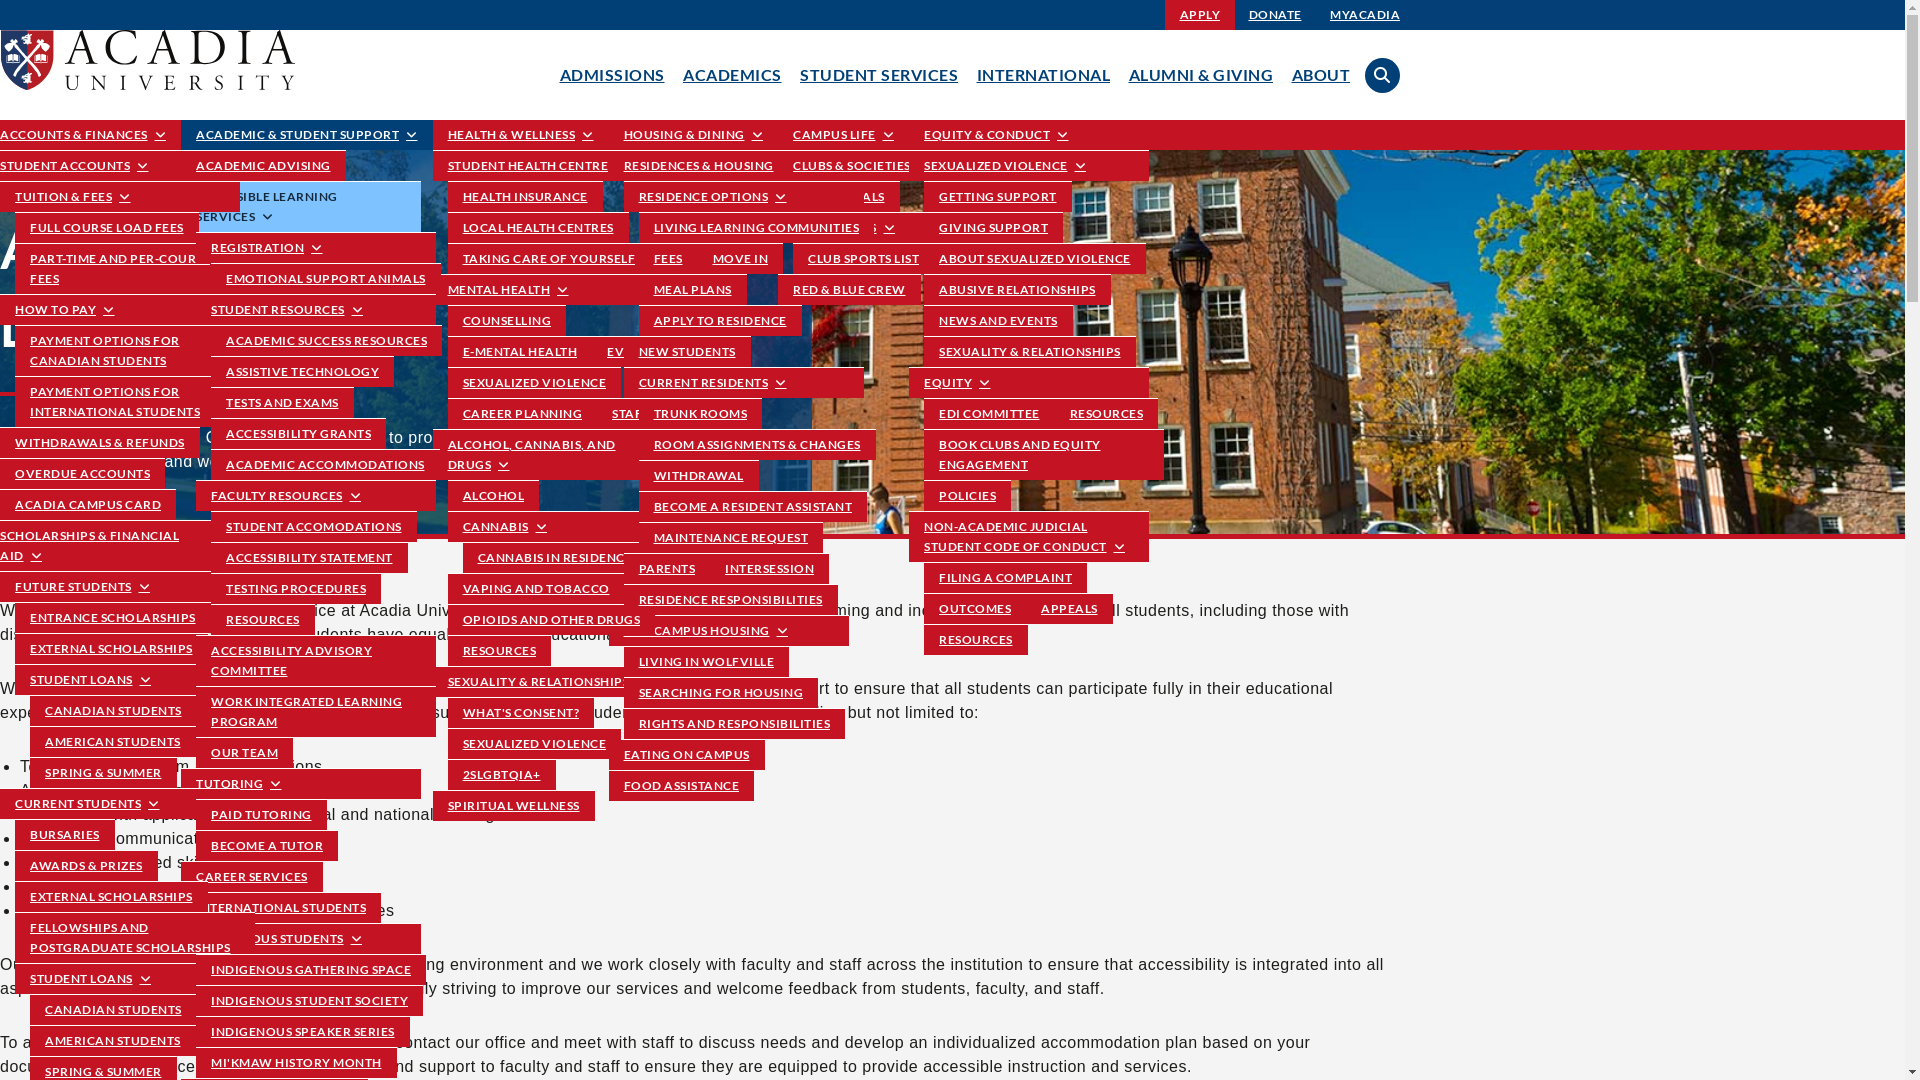 The height and width of the screenshot is (1080, 1920). What do you see at coordinates (923, 607) in the screenshot?
I see `'OUTCOMES'` at bounding box center [923, 607].